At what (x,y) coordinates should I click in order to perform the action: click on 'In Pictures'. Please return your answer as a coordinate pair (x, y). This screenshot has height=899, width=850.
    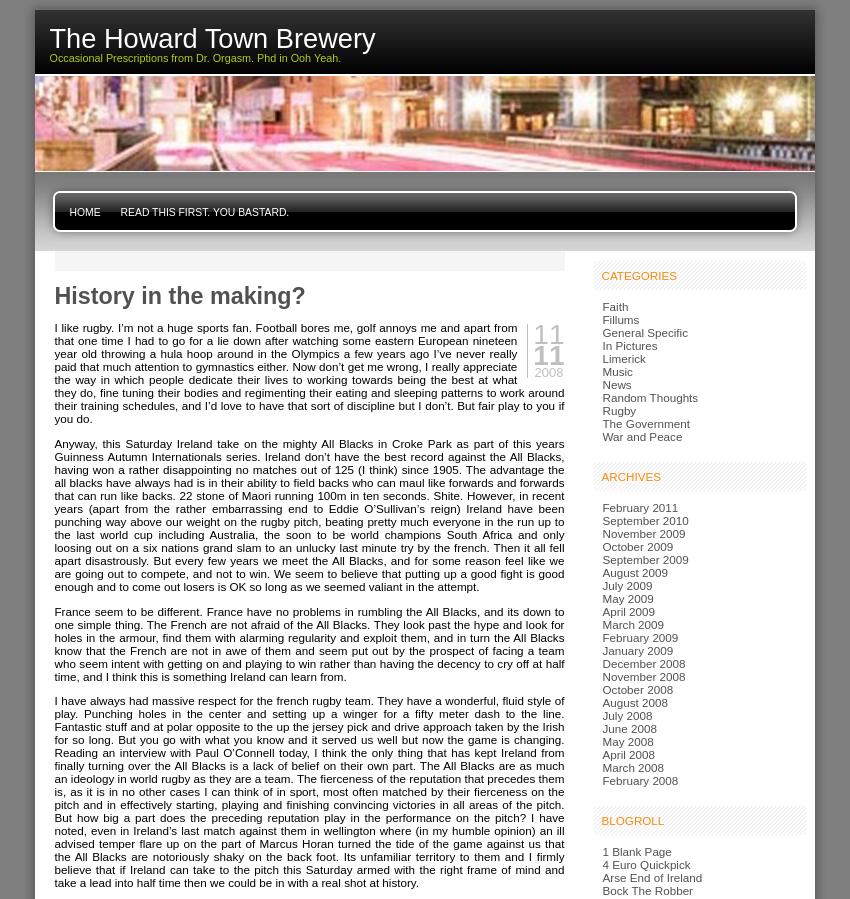
    Looking at the image, I should click on (628, 344).